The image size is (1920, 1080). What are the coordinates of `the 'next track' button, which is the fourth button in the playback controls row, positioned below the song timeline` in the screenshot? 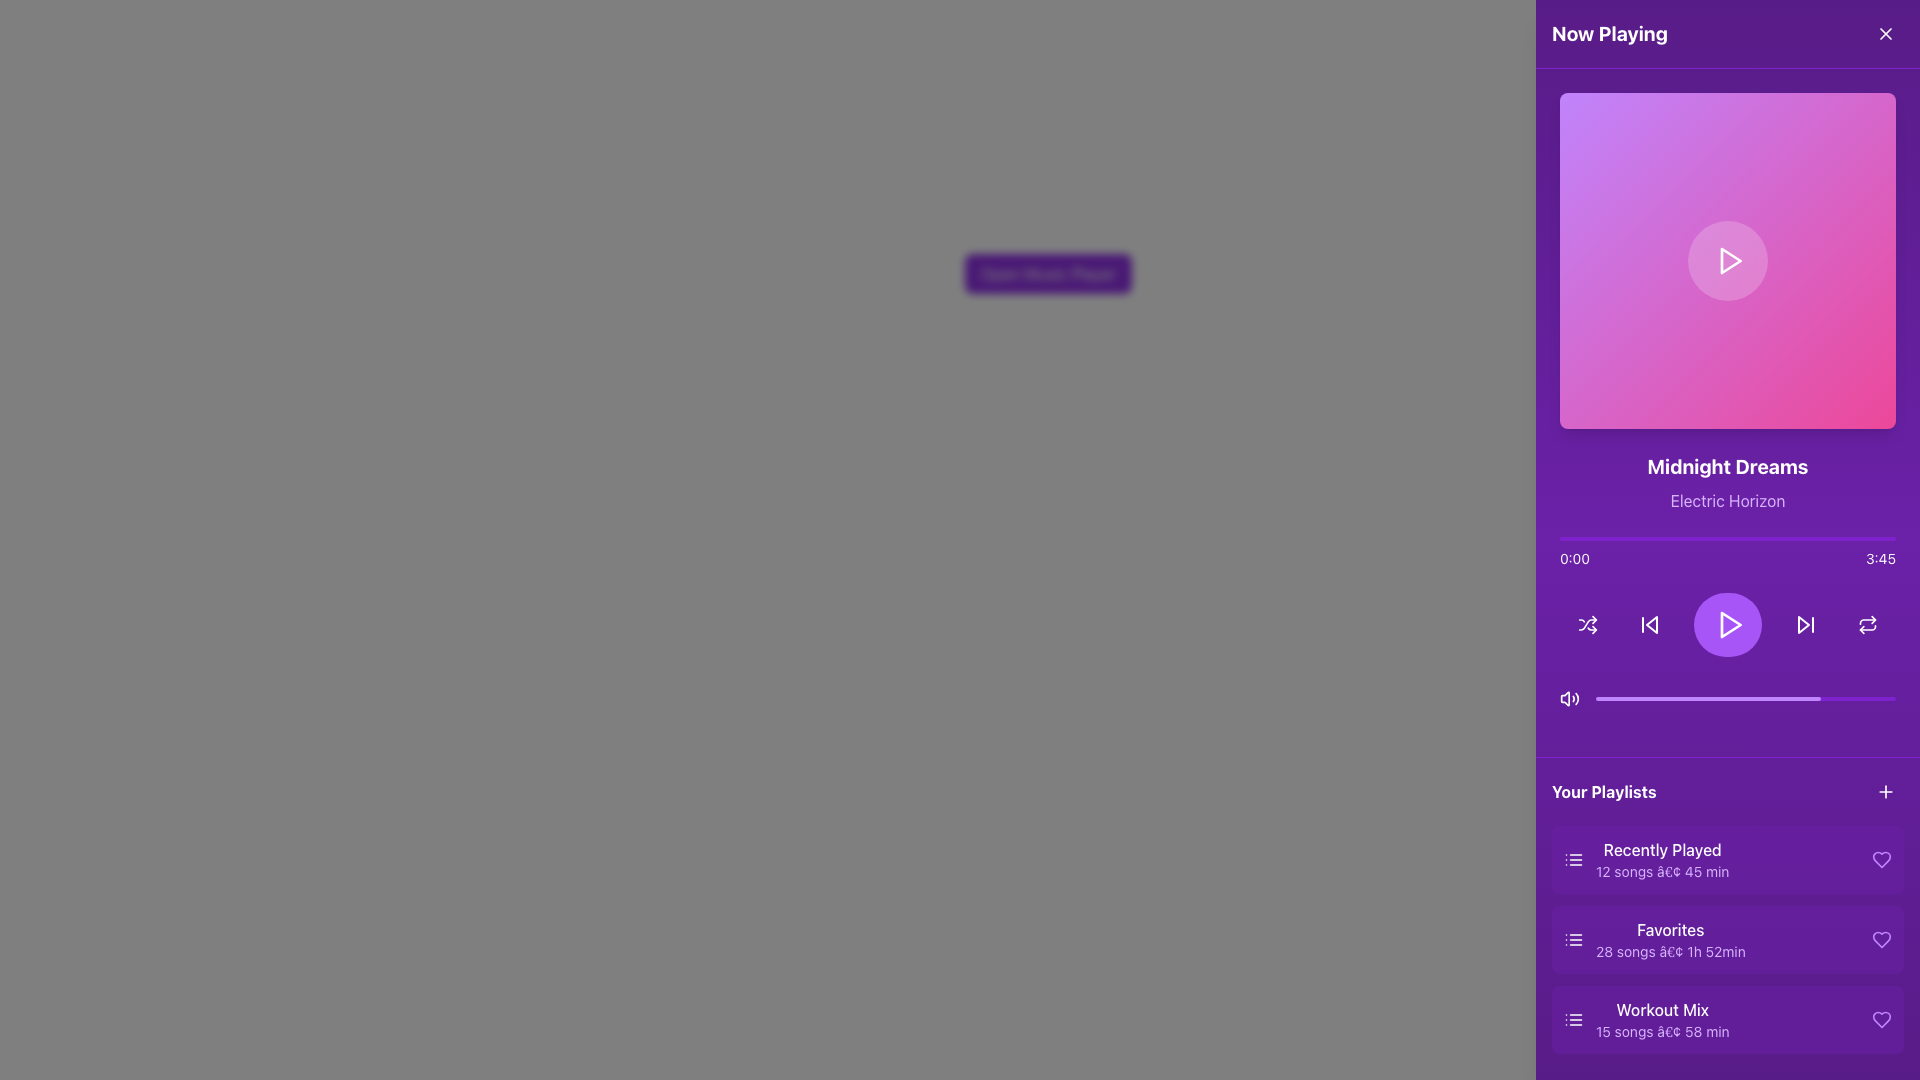 It's located at (1805, 623).